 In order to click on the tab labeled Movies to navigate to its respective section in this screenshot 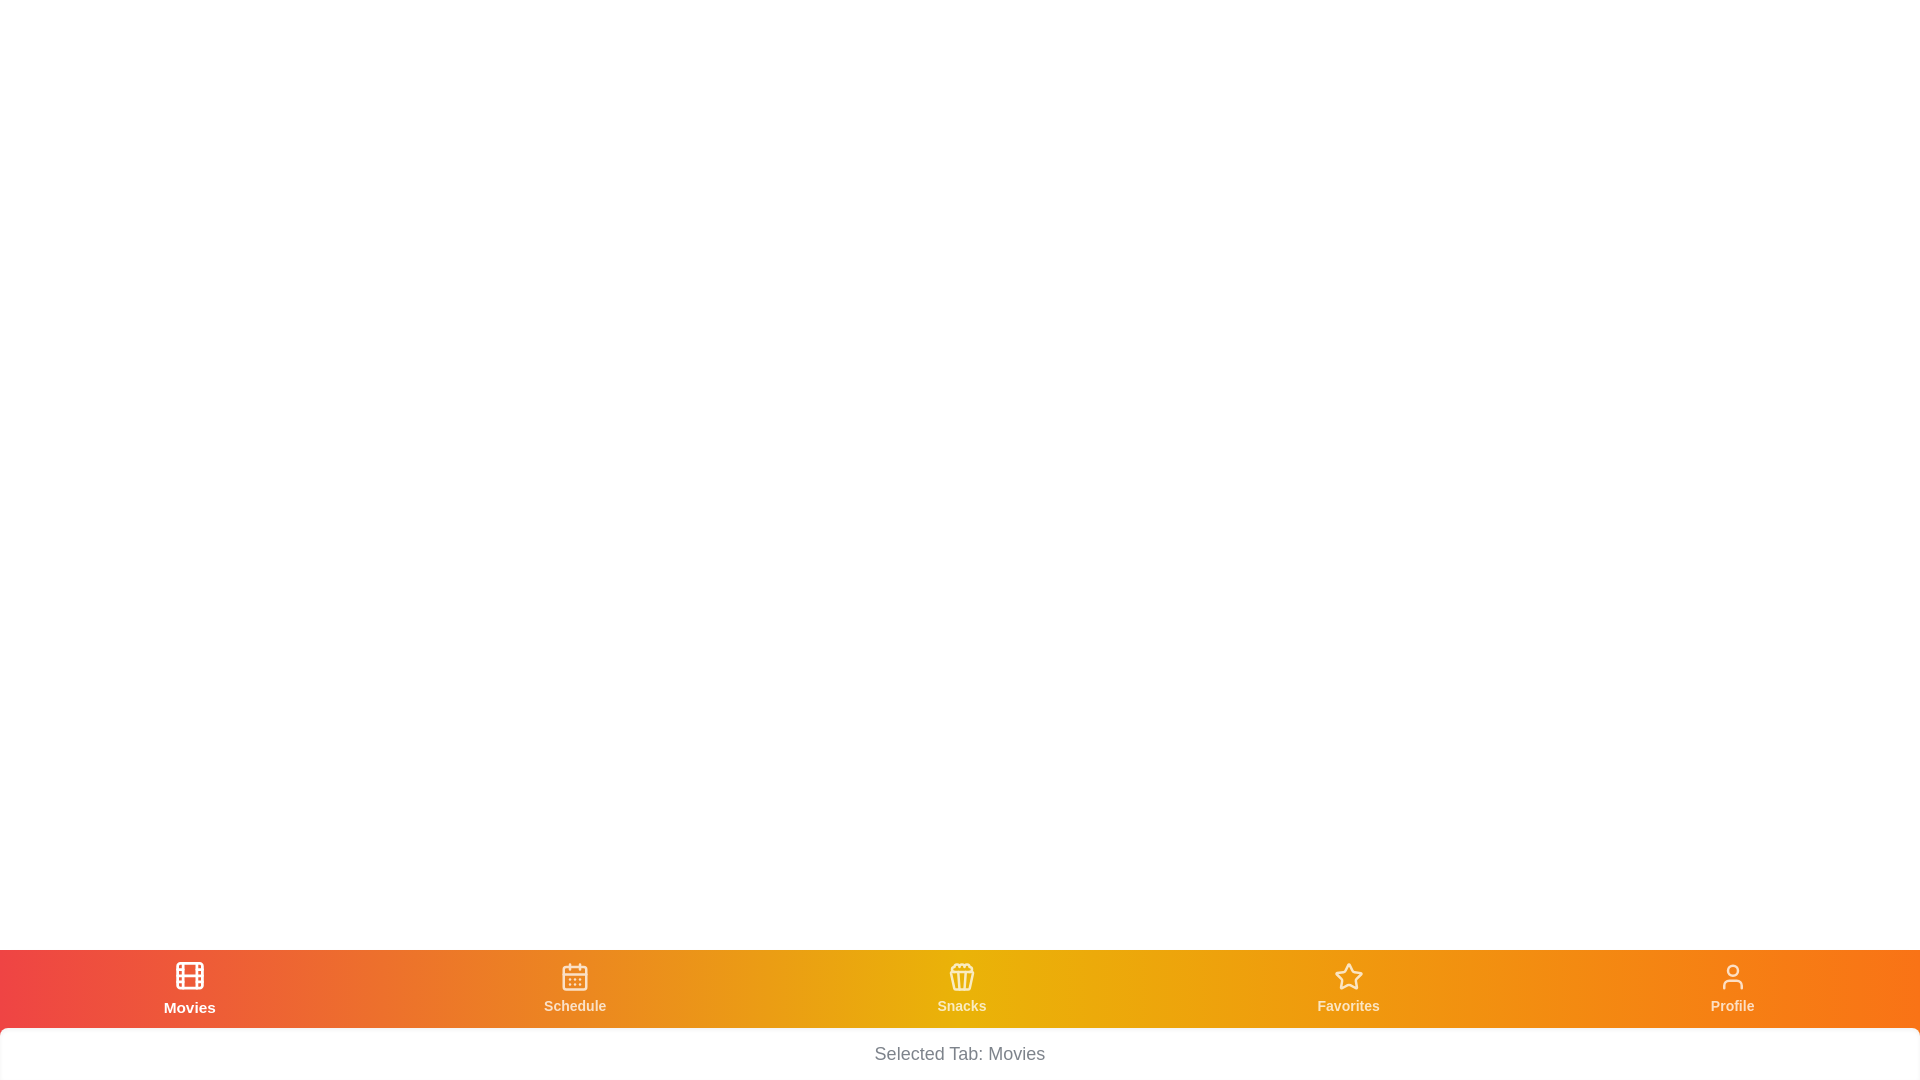, I will do `click(188, 987)`.